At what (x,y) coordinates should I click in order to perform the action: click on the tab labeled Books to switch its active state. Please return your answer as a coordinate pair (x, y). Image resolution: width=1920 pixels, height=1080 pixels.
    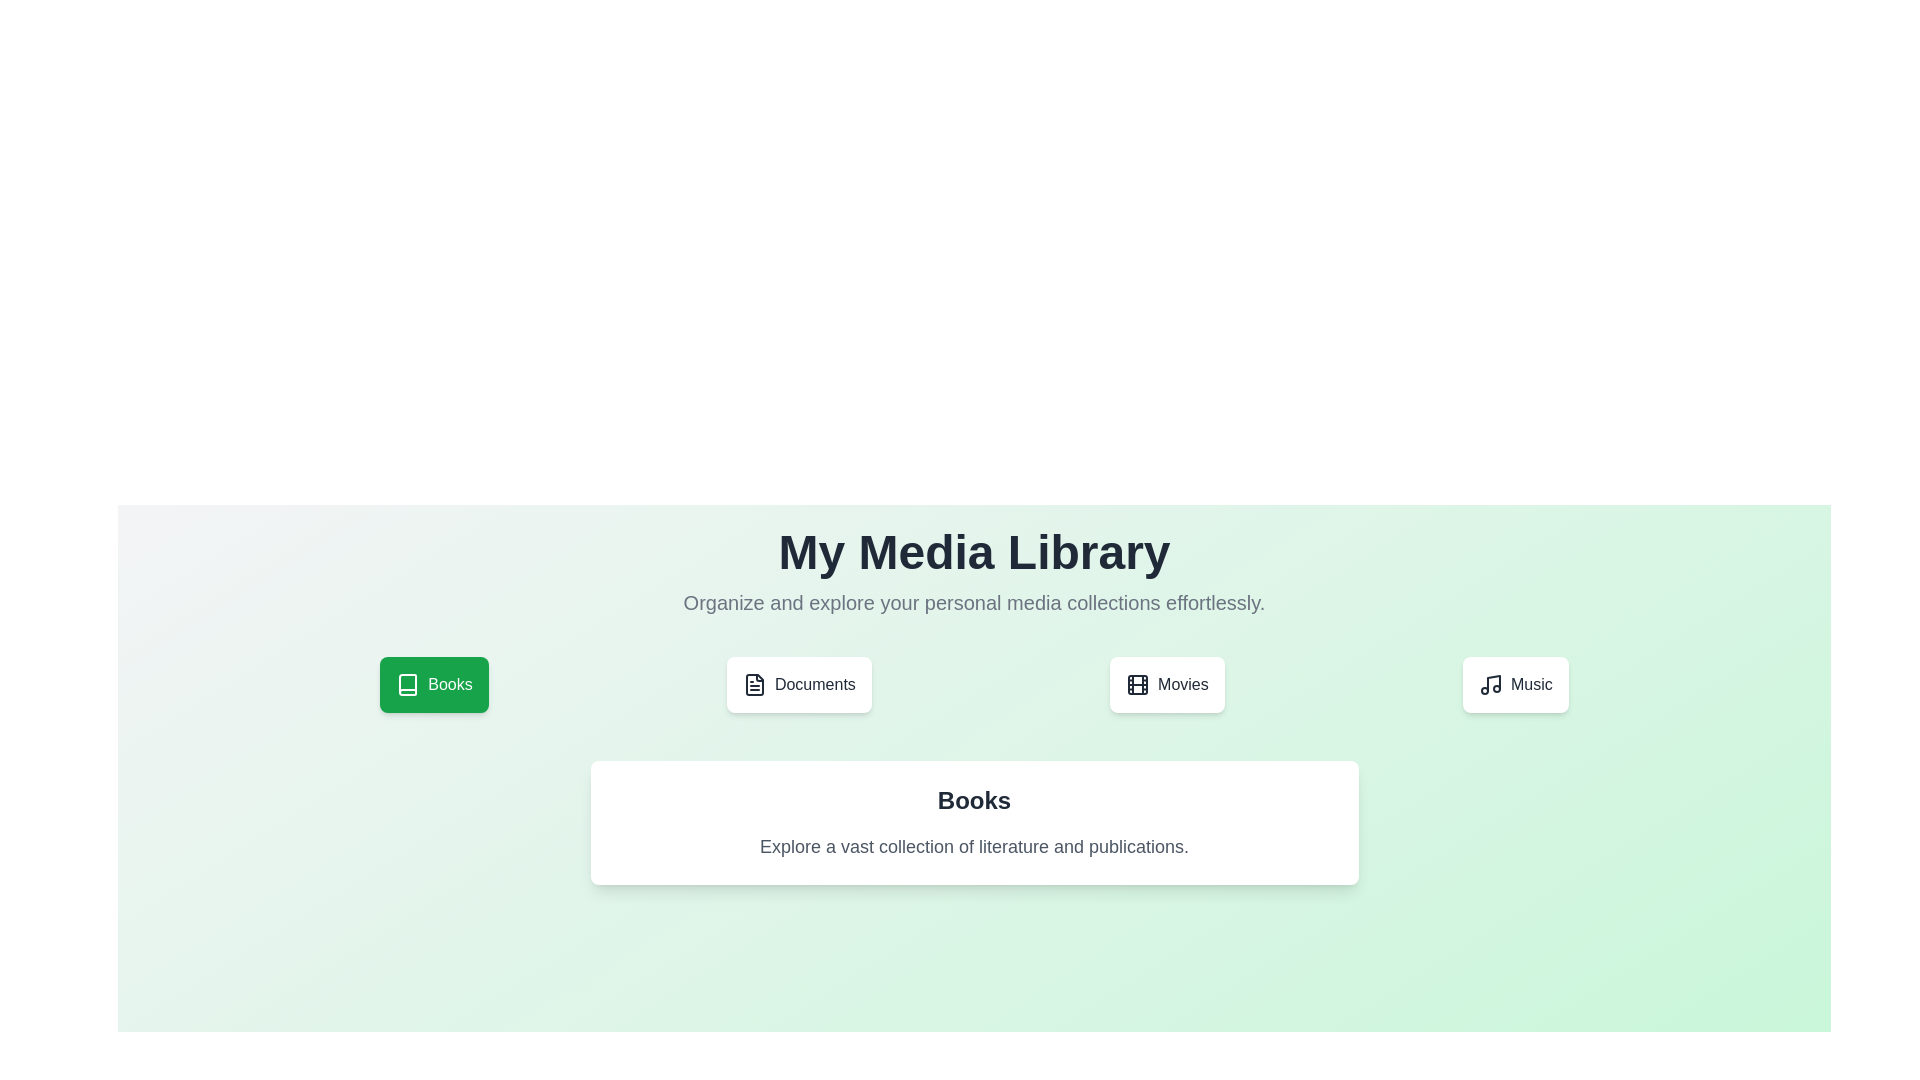
    Looking at the image, I should click on (433, 684).